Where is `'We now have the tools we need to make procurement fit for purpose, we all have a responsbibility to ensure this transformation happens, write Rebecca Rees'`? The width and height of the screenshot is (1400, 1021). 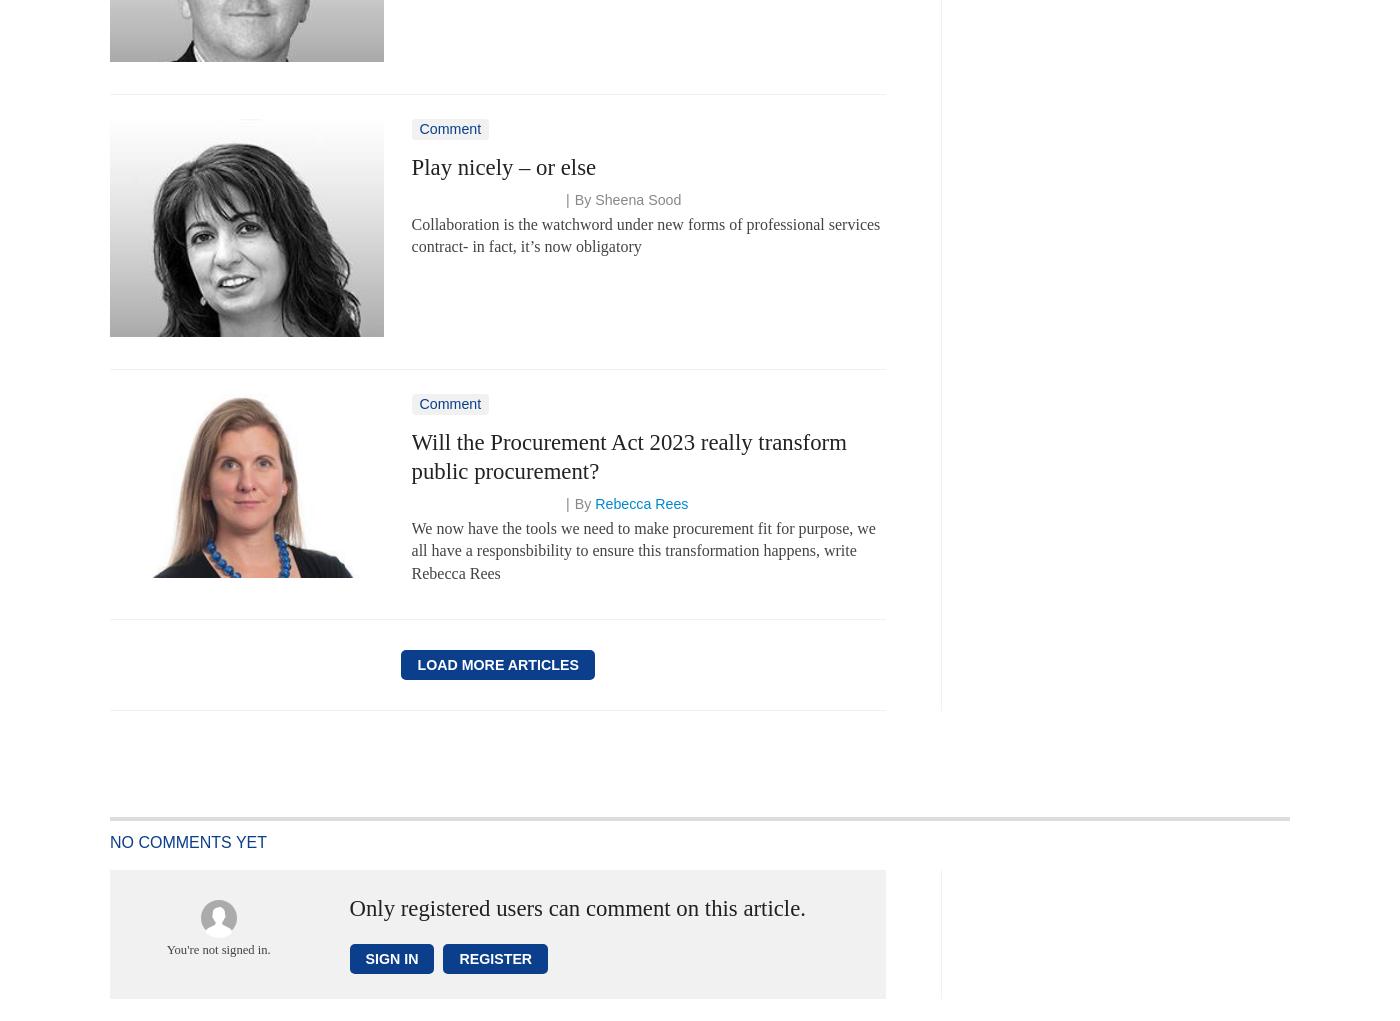 'We now have the tools we need to make procurement fit for purpose, we all have a responsbibility to ensure this transformation happens, write Rebecca Rees' is located at coordinates (643, 549).